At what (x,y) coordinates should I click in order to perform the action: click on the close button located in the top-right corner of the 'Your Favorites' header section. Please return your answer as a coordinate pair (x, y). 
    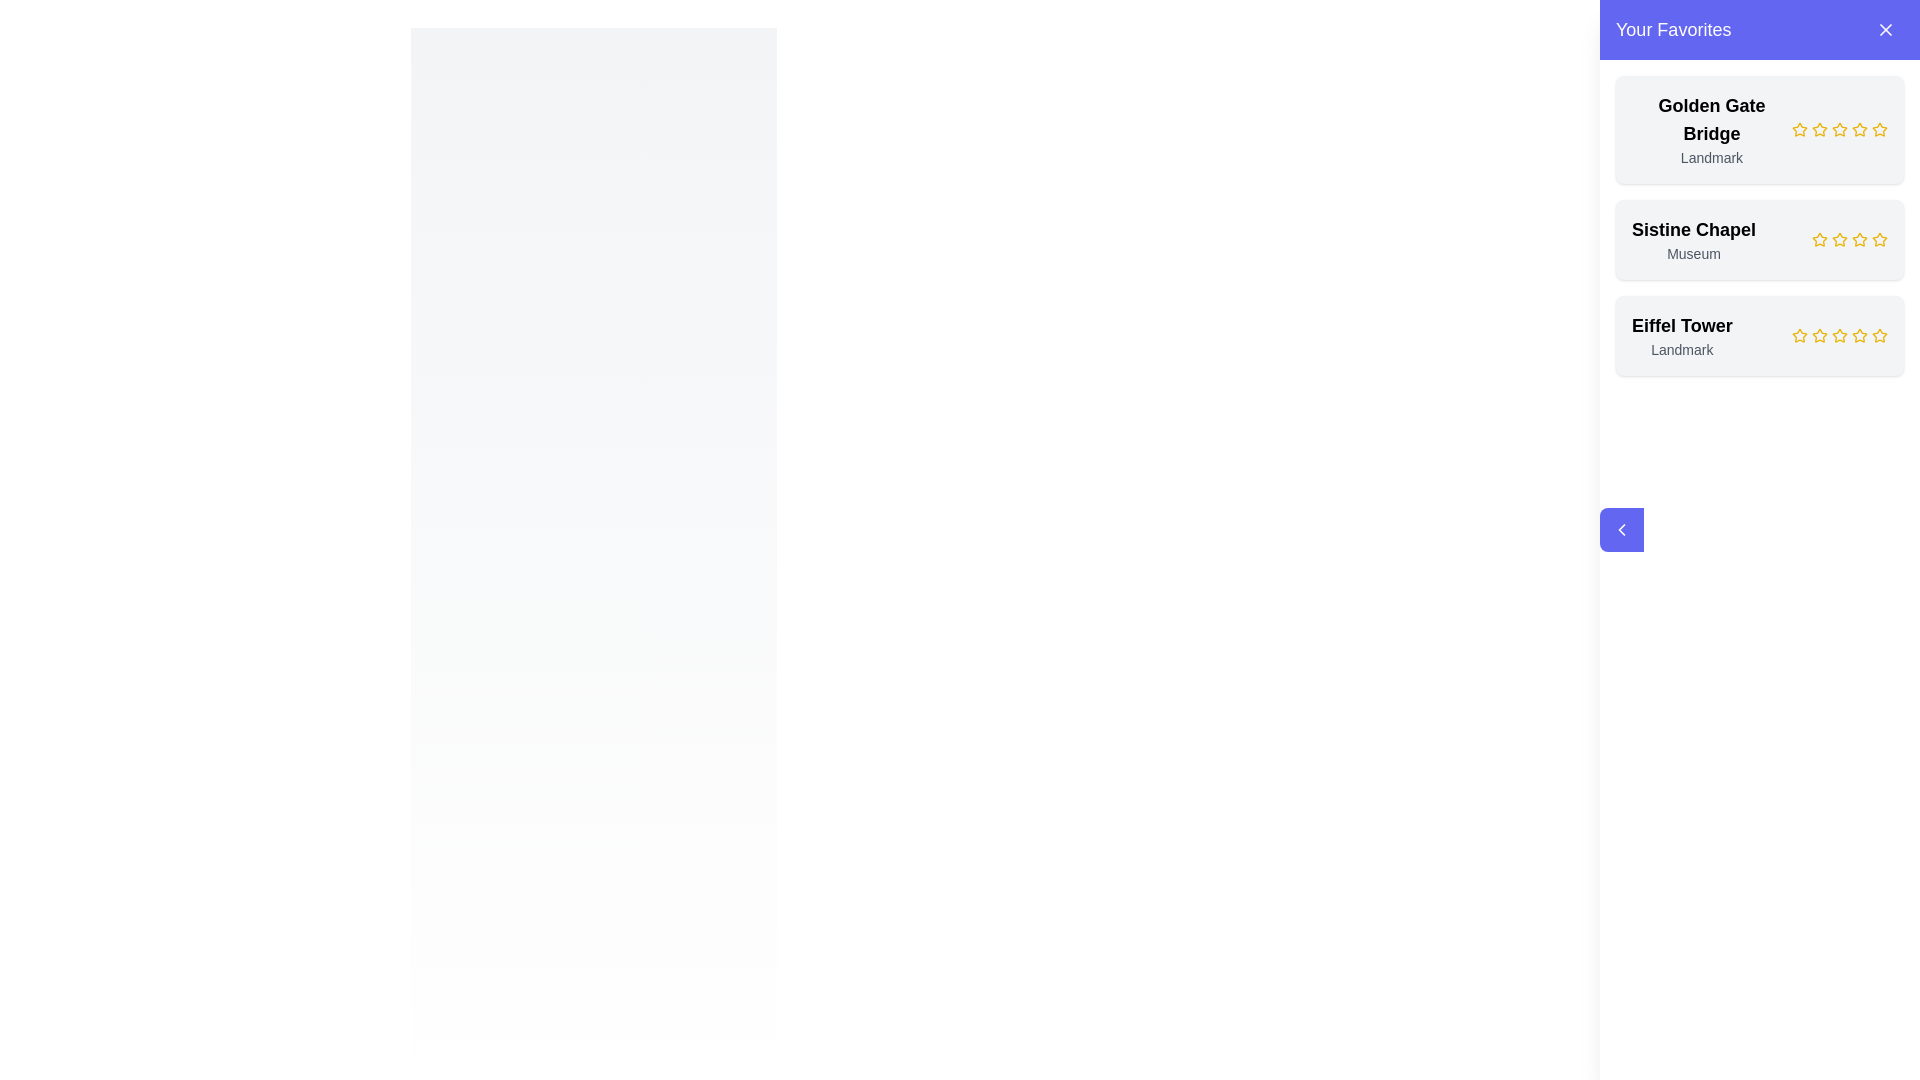
    Looking at the image, I should click on (1885, 30).